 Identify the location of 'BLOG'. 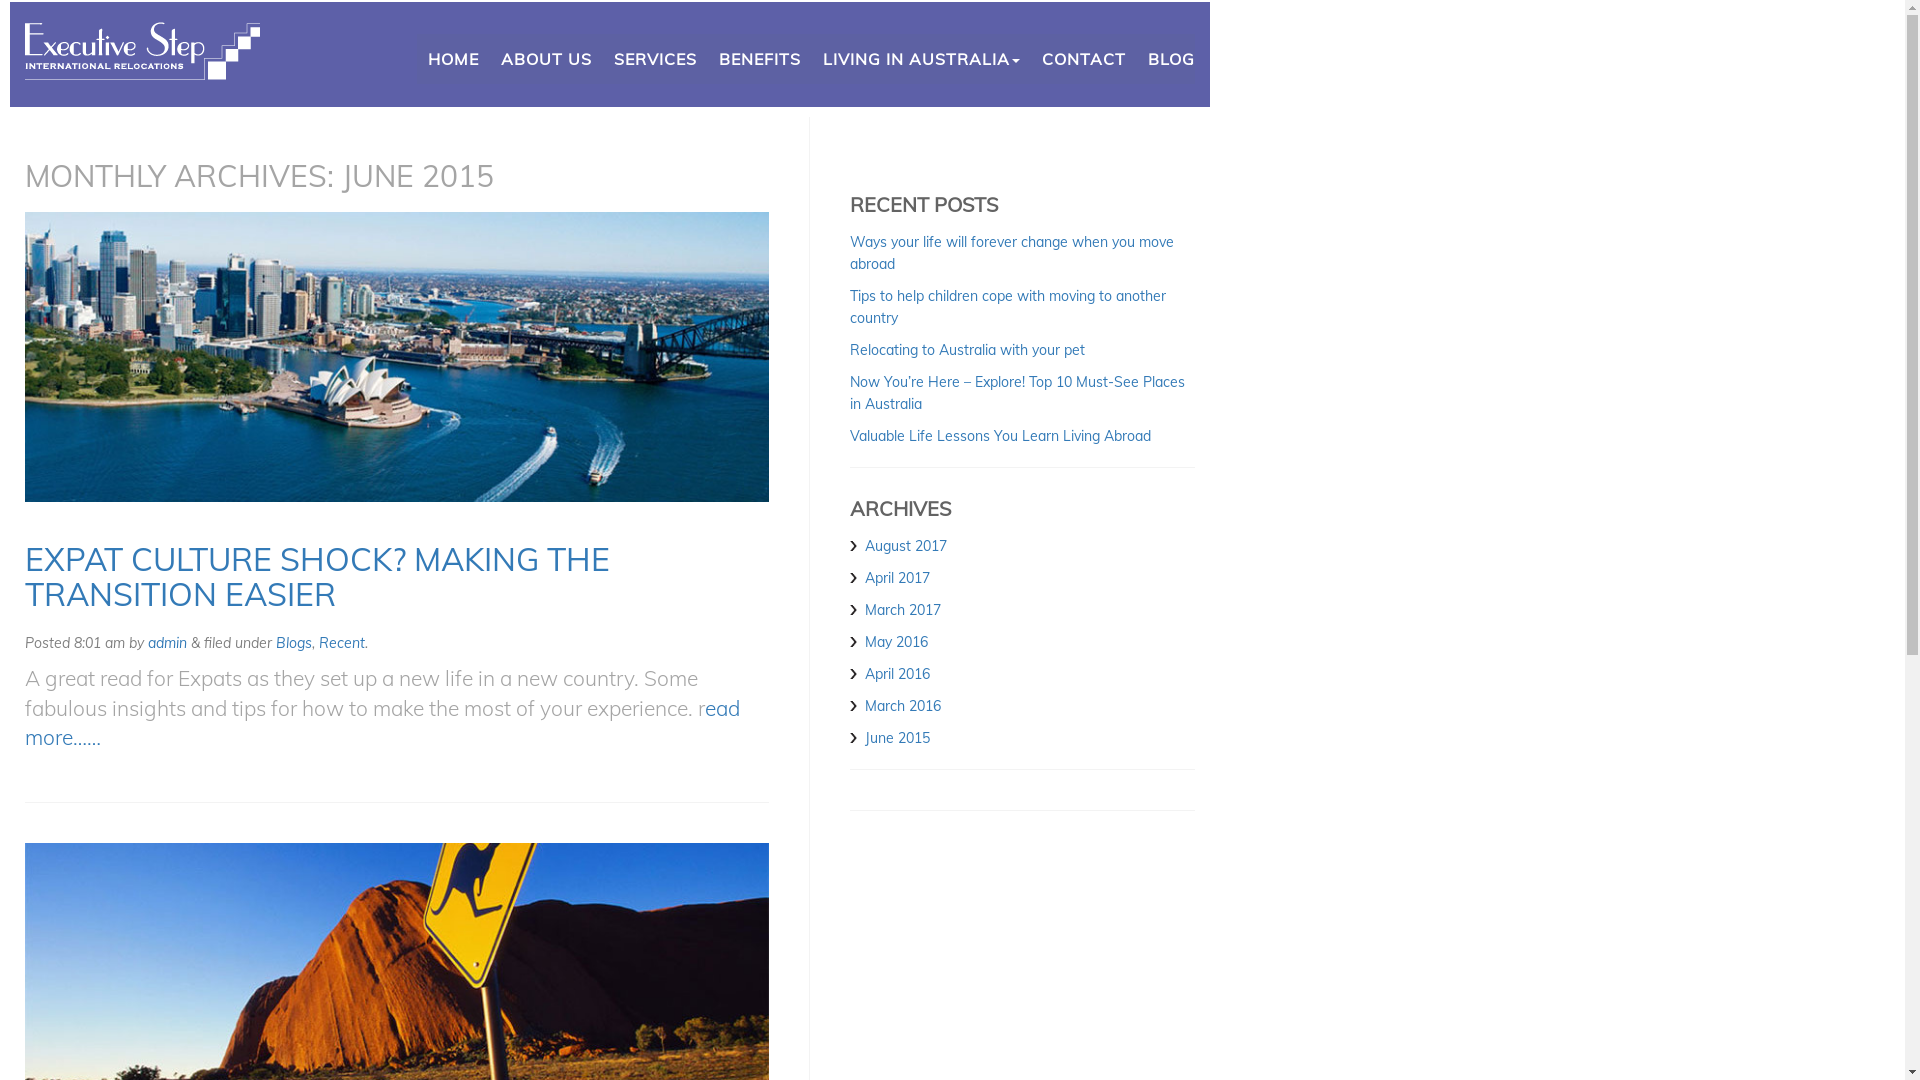
(1166, 57).